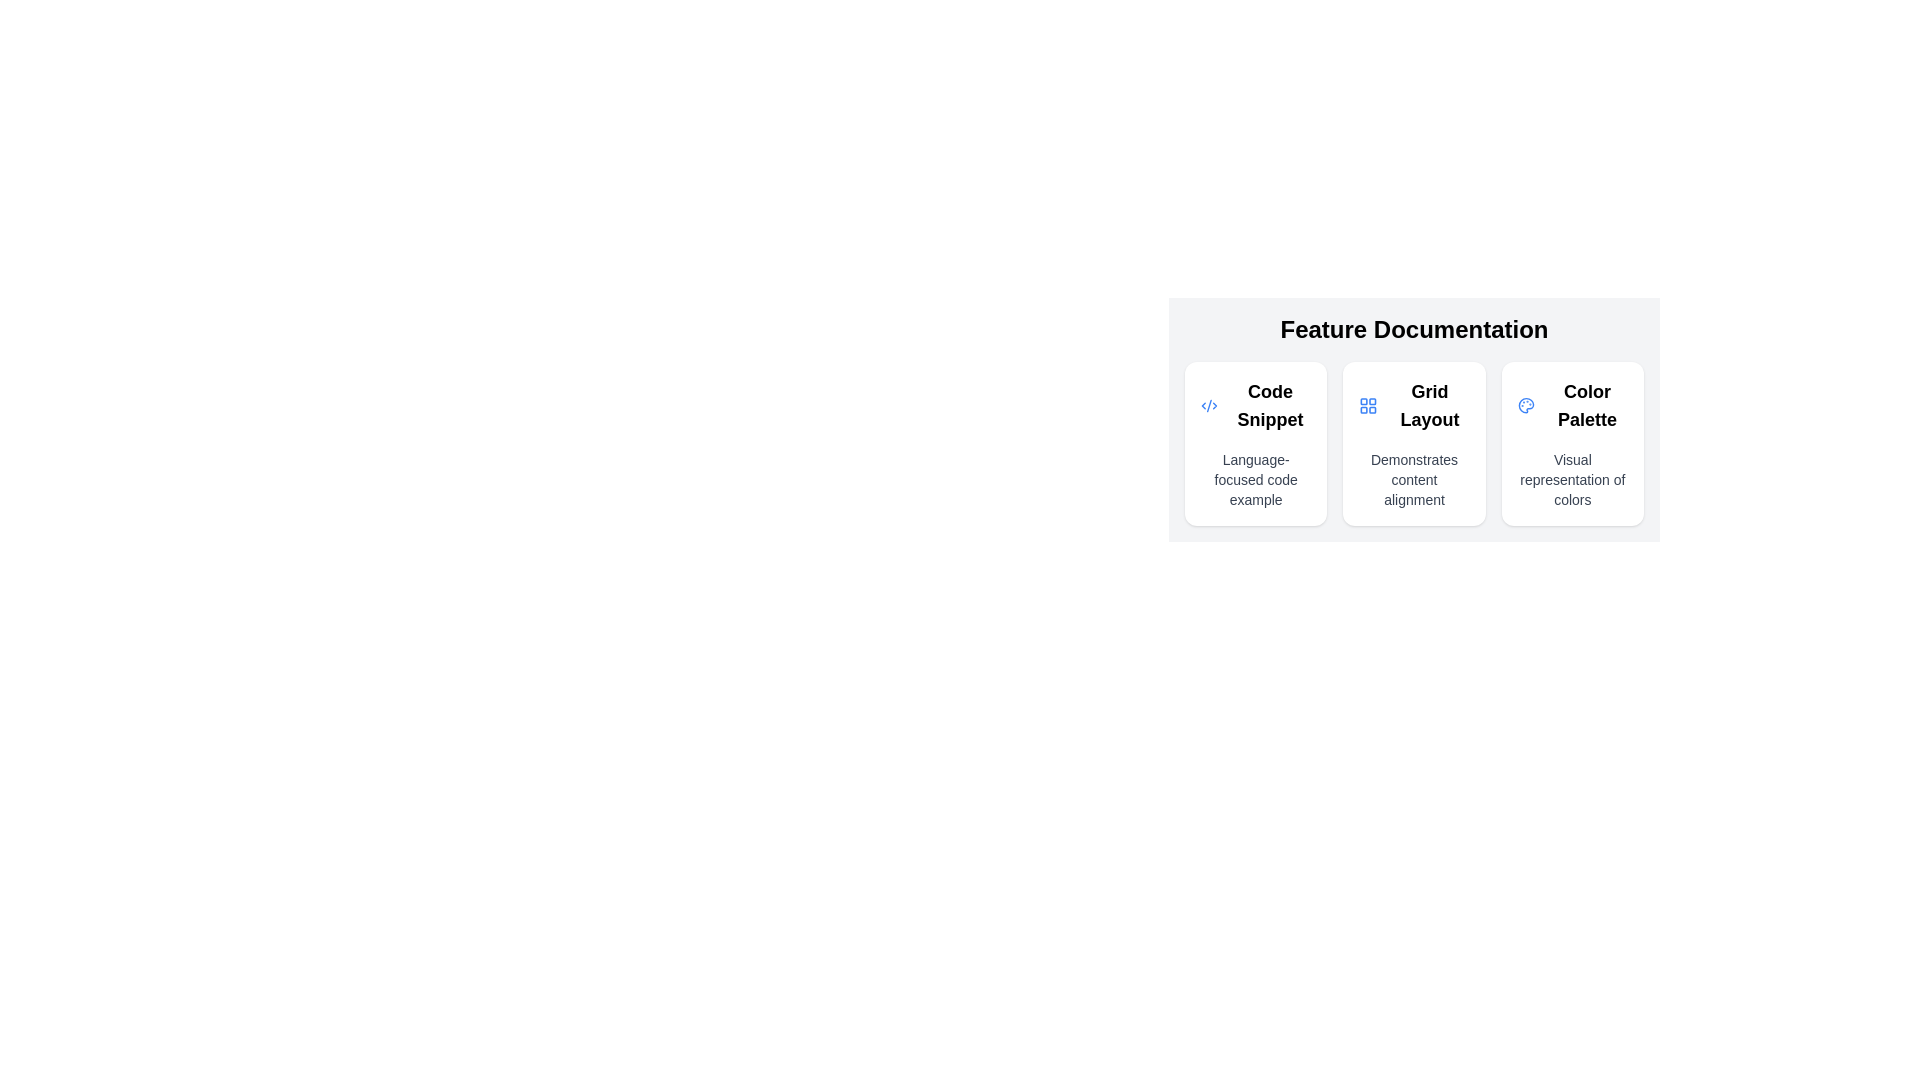 This screenshot has height=1080, width=1920. I want to click on the 'Color Palette' label with a blue palette icon, so click(1571, 405).